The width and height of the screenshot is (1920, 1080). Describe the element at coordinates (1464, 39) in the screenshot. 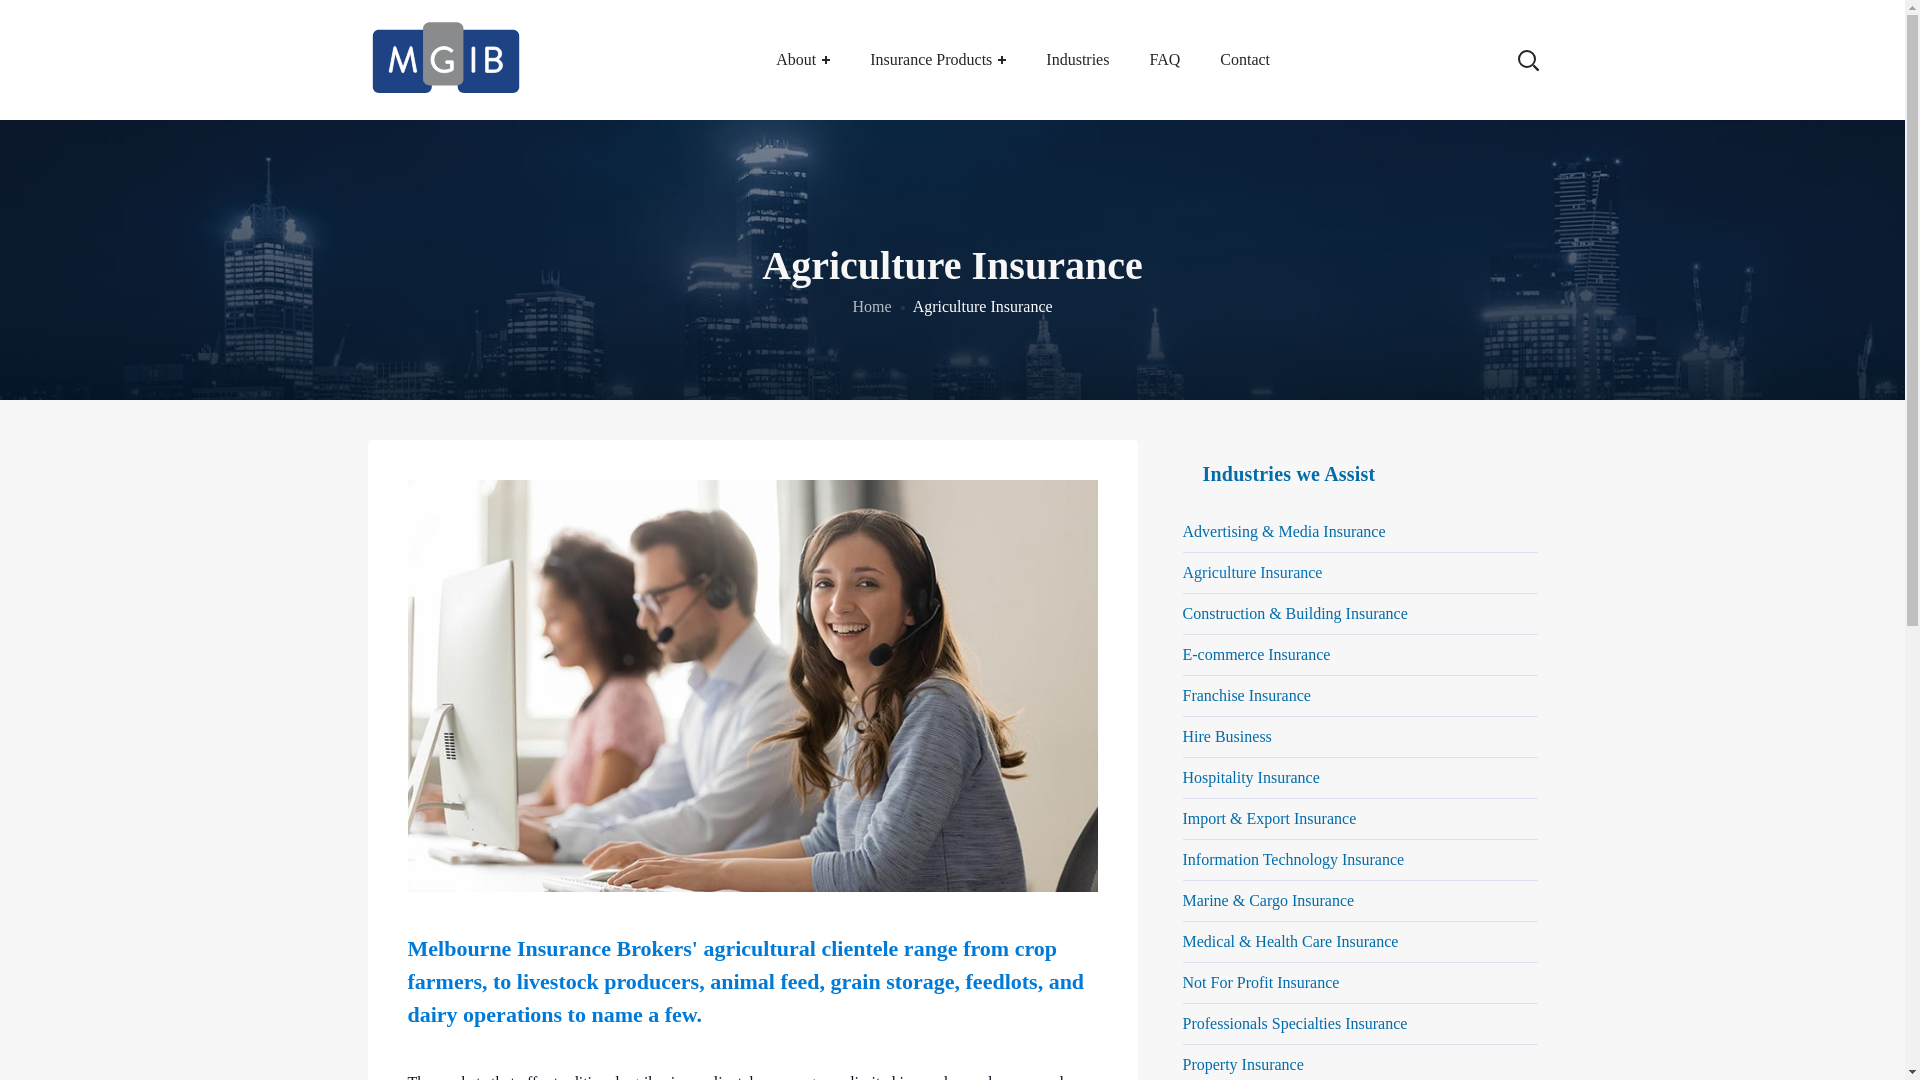

I see `'Search'` at that location.